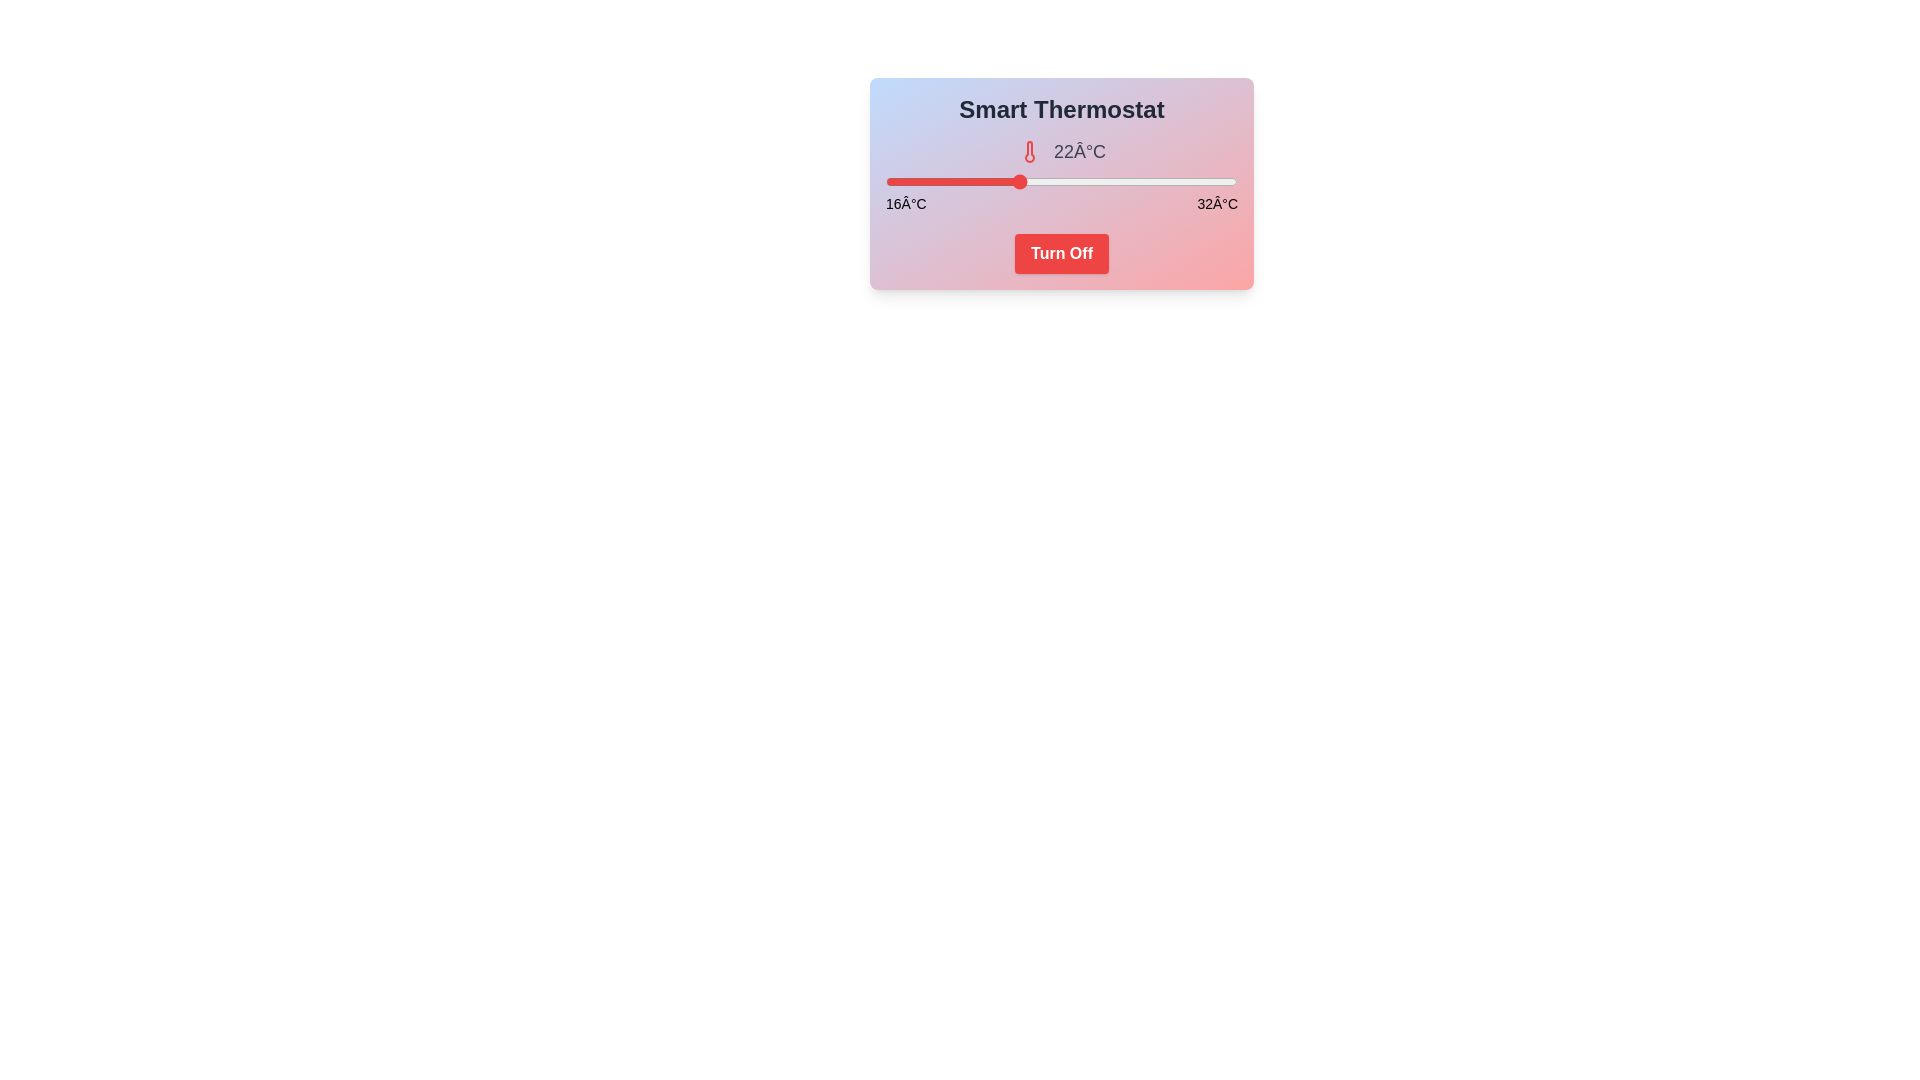 This screenshot has height=1080, width=1920. What do you see at coordinates (1060, 253) in the screenshot?
I see `'Turn Off' button to toggle the power status of the thermostat` at bounding box center [1060, 253].